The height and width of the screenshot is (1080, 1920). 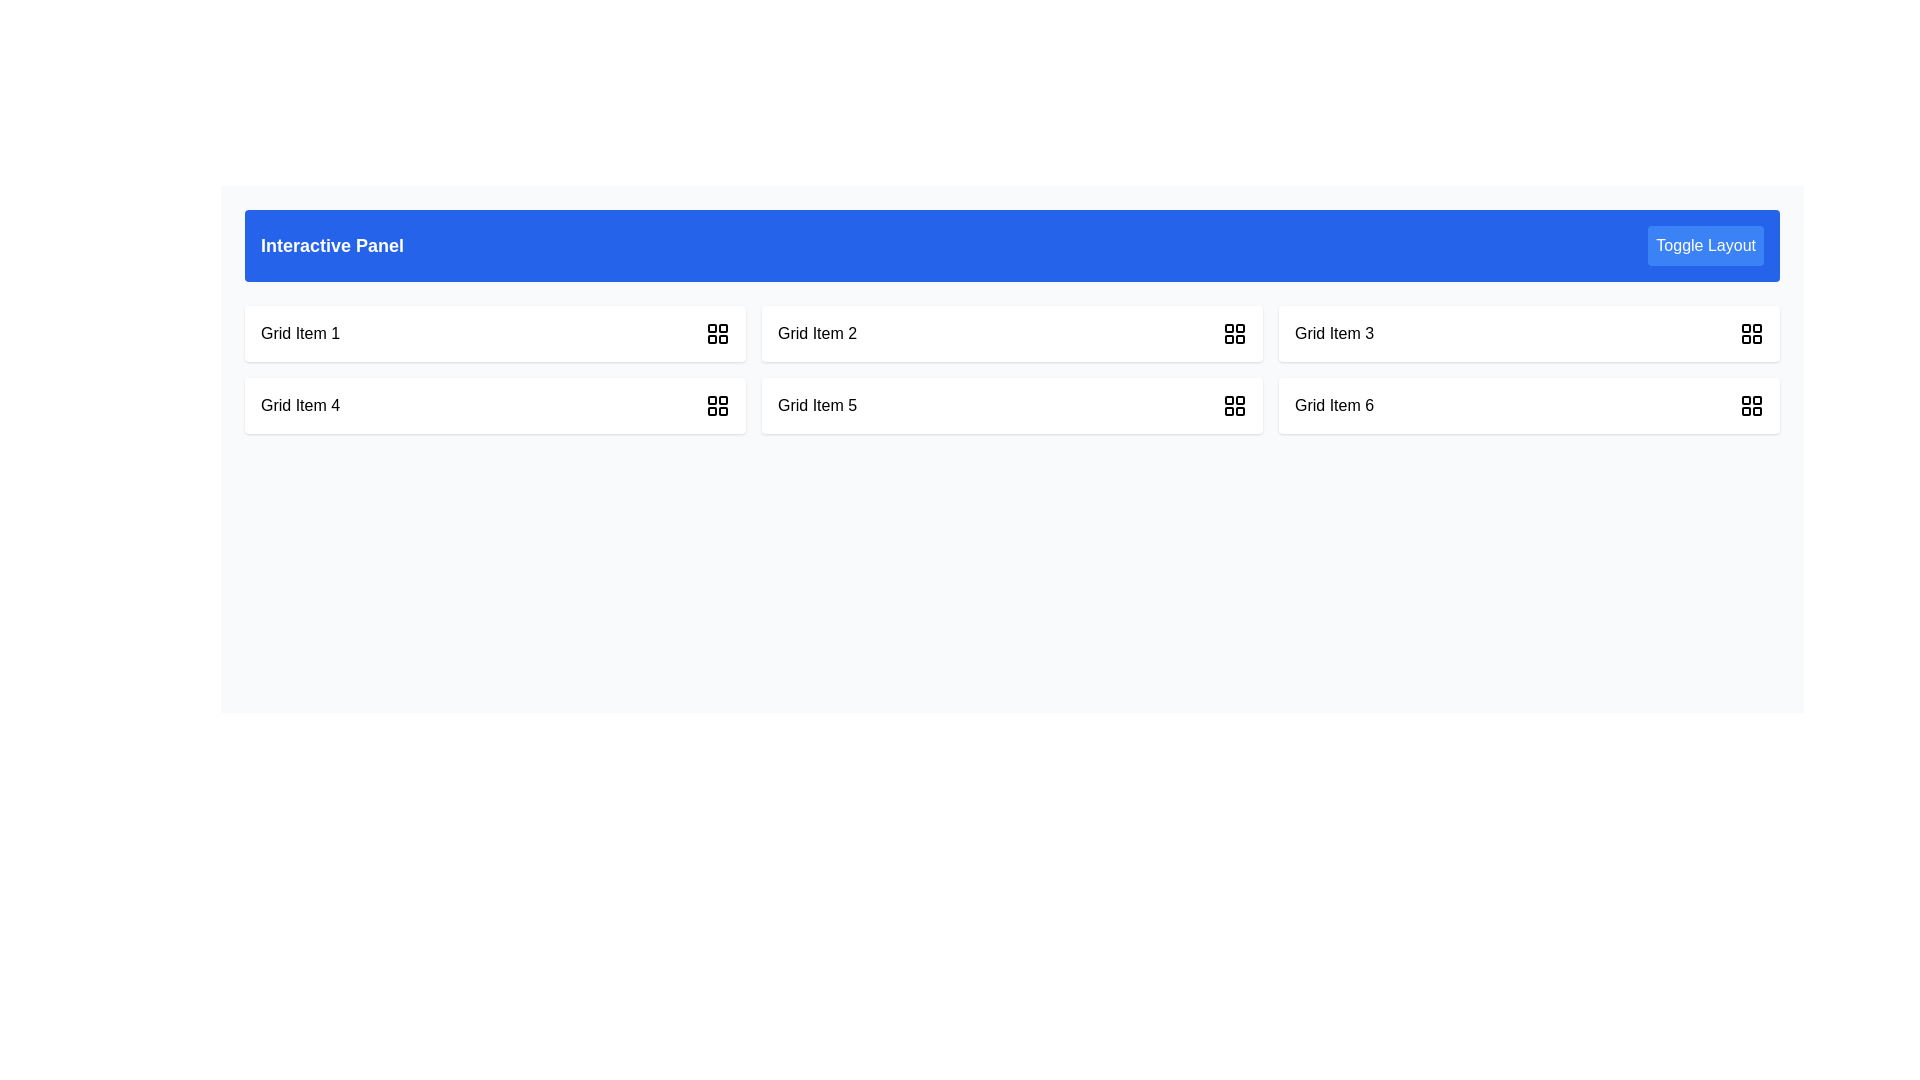 I want to click on the informational label displayed for the associated grid item, located at the upper-left of the layout within its card-like structure, so click(x=299, y=333).